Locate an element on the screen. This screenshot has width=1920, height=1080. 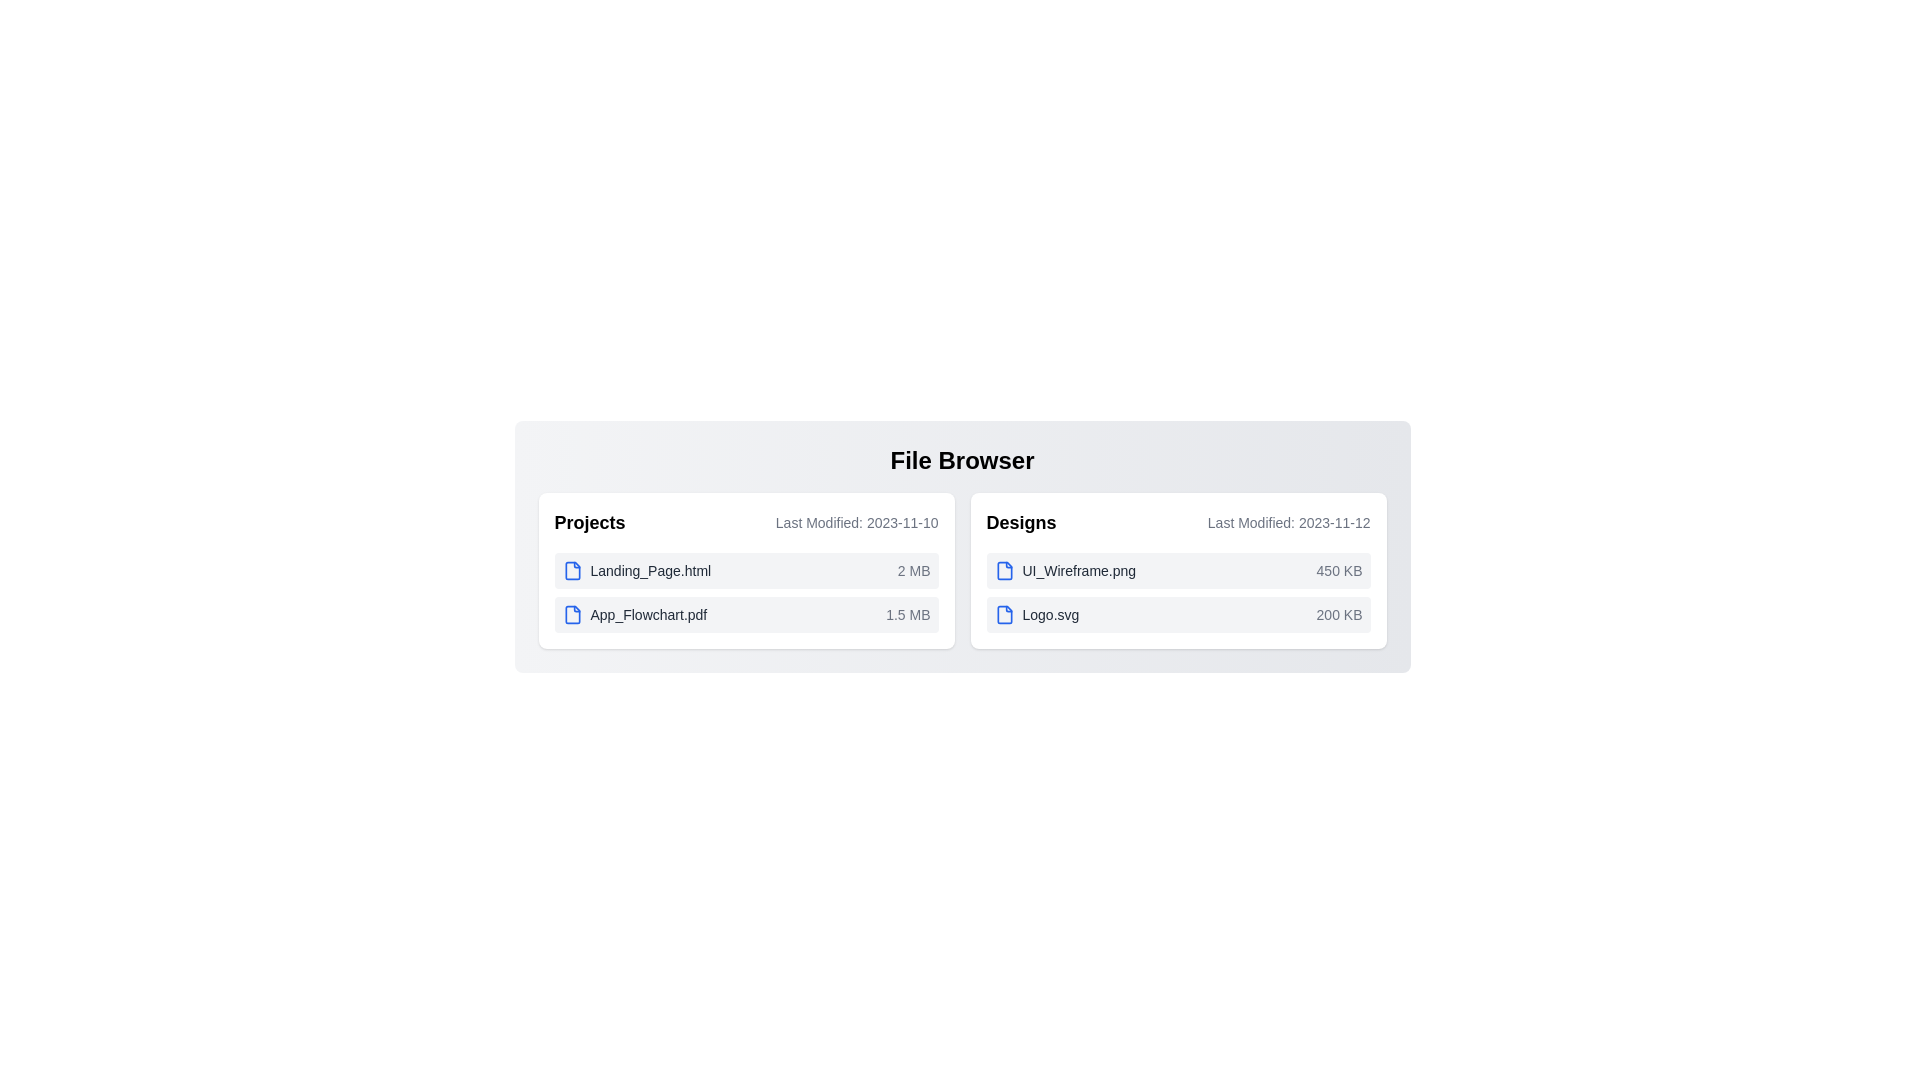
the file entry Logo.svg to highlight it is located at coordinates (1178, 613).